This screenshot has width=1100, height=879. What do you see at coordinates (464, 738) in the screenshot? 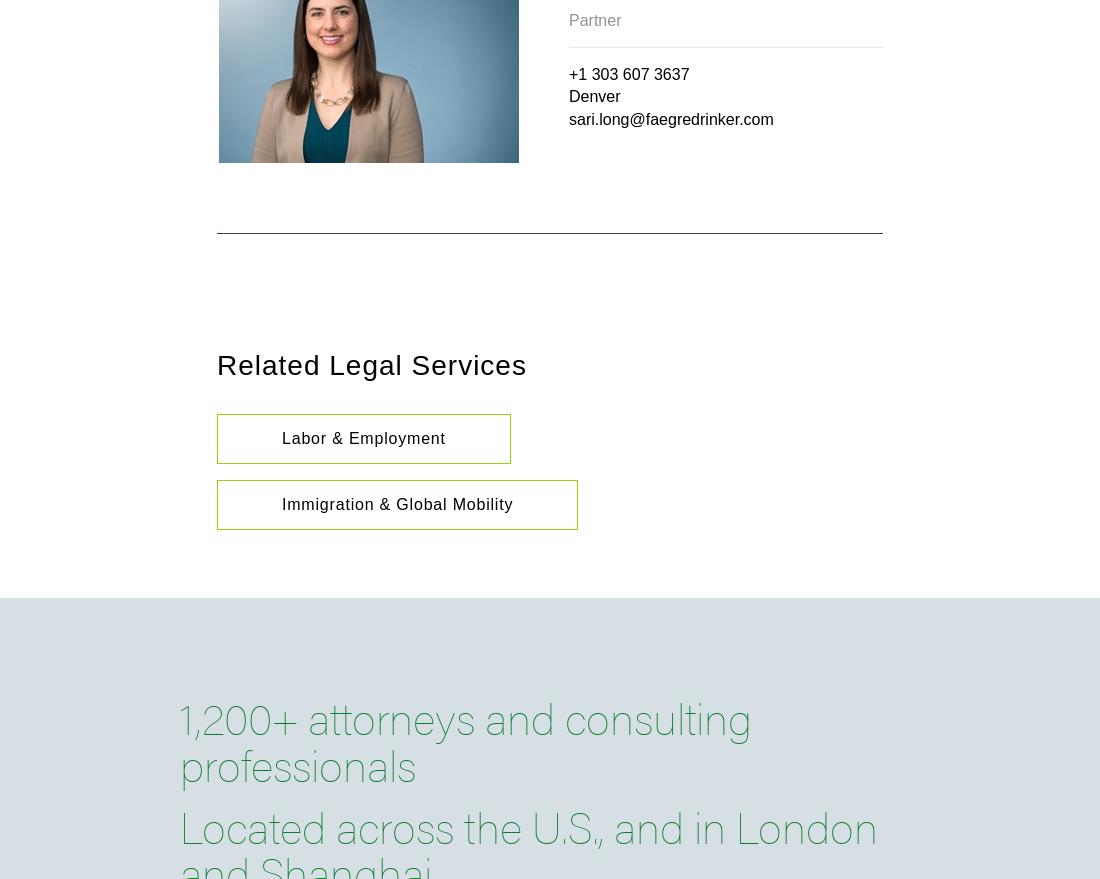
I see `'1,200+ attorneys and consulting professionals'` at bounding box center [464, 738].